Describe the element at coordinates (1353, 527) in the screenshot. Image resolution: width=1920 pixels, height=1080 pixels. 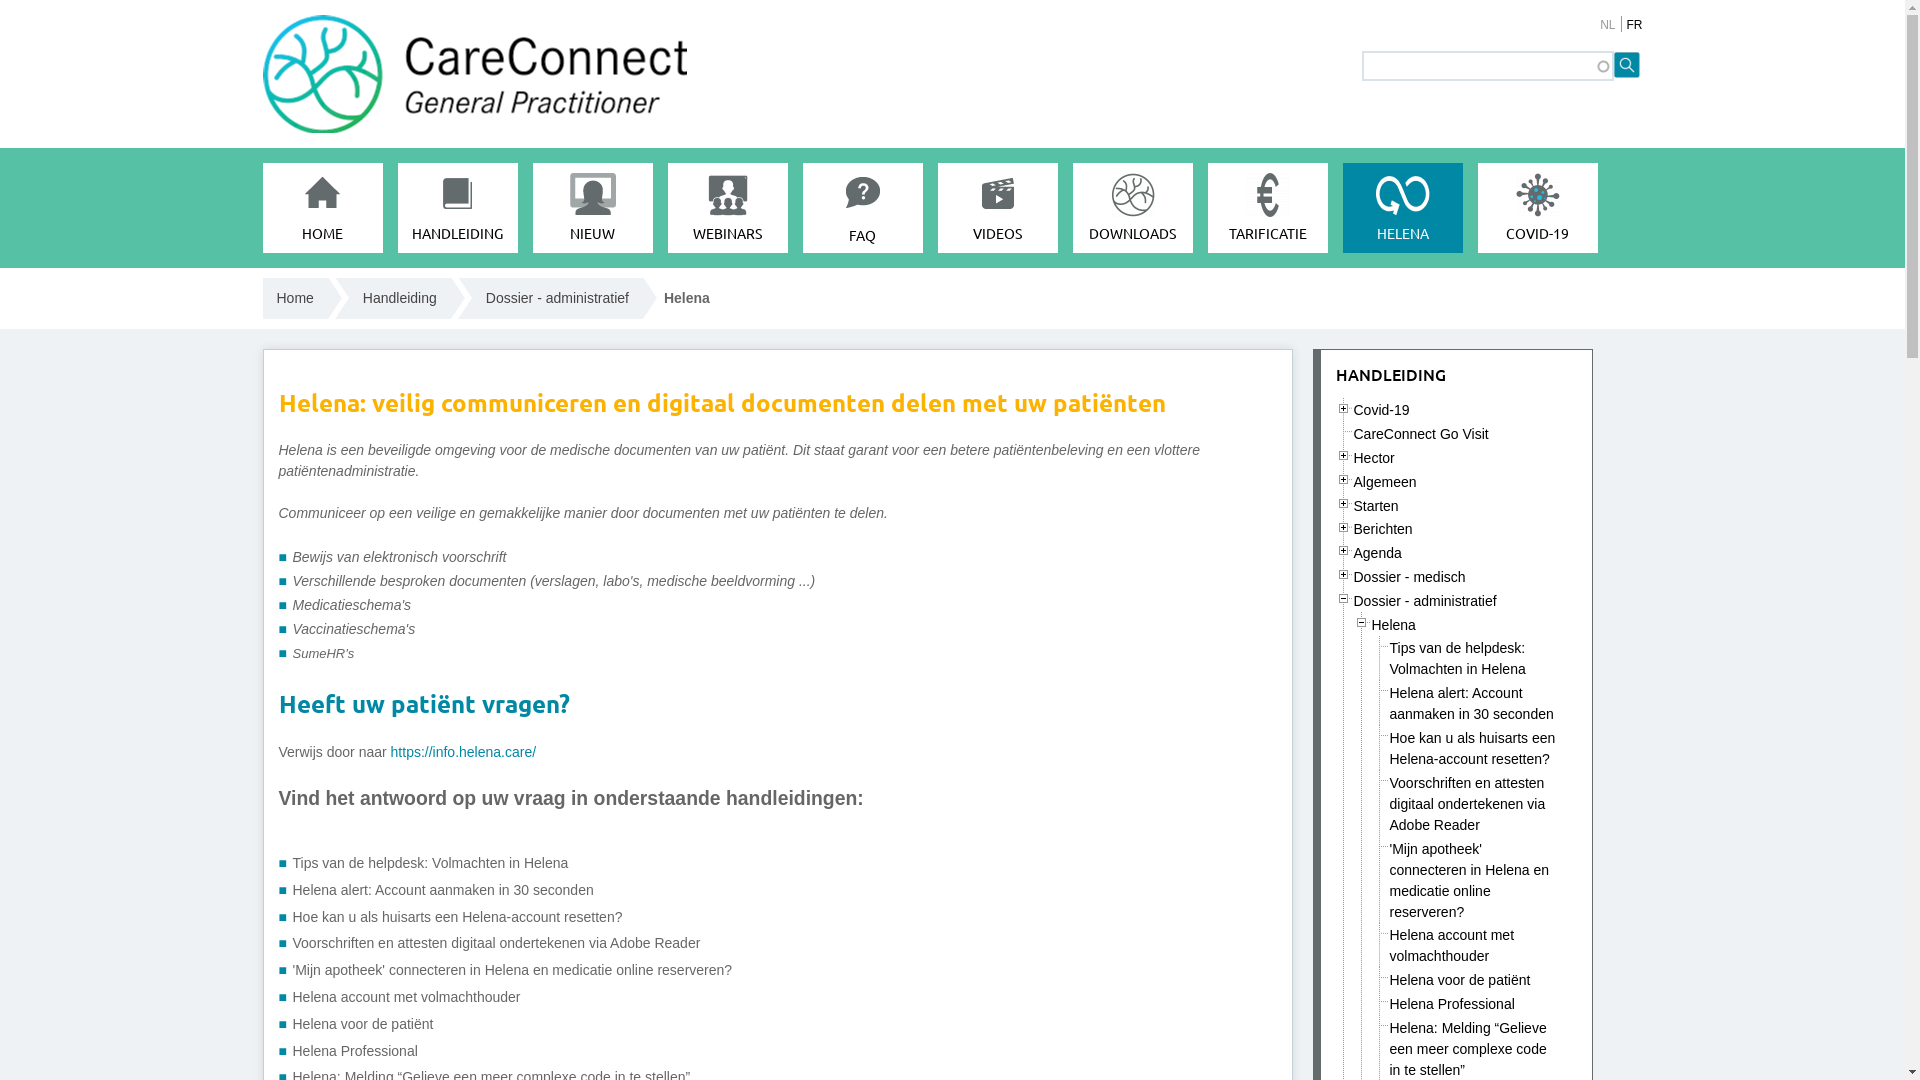
I see `'Berichten'` at that location.